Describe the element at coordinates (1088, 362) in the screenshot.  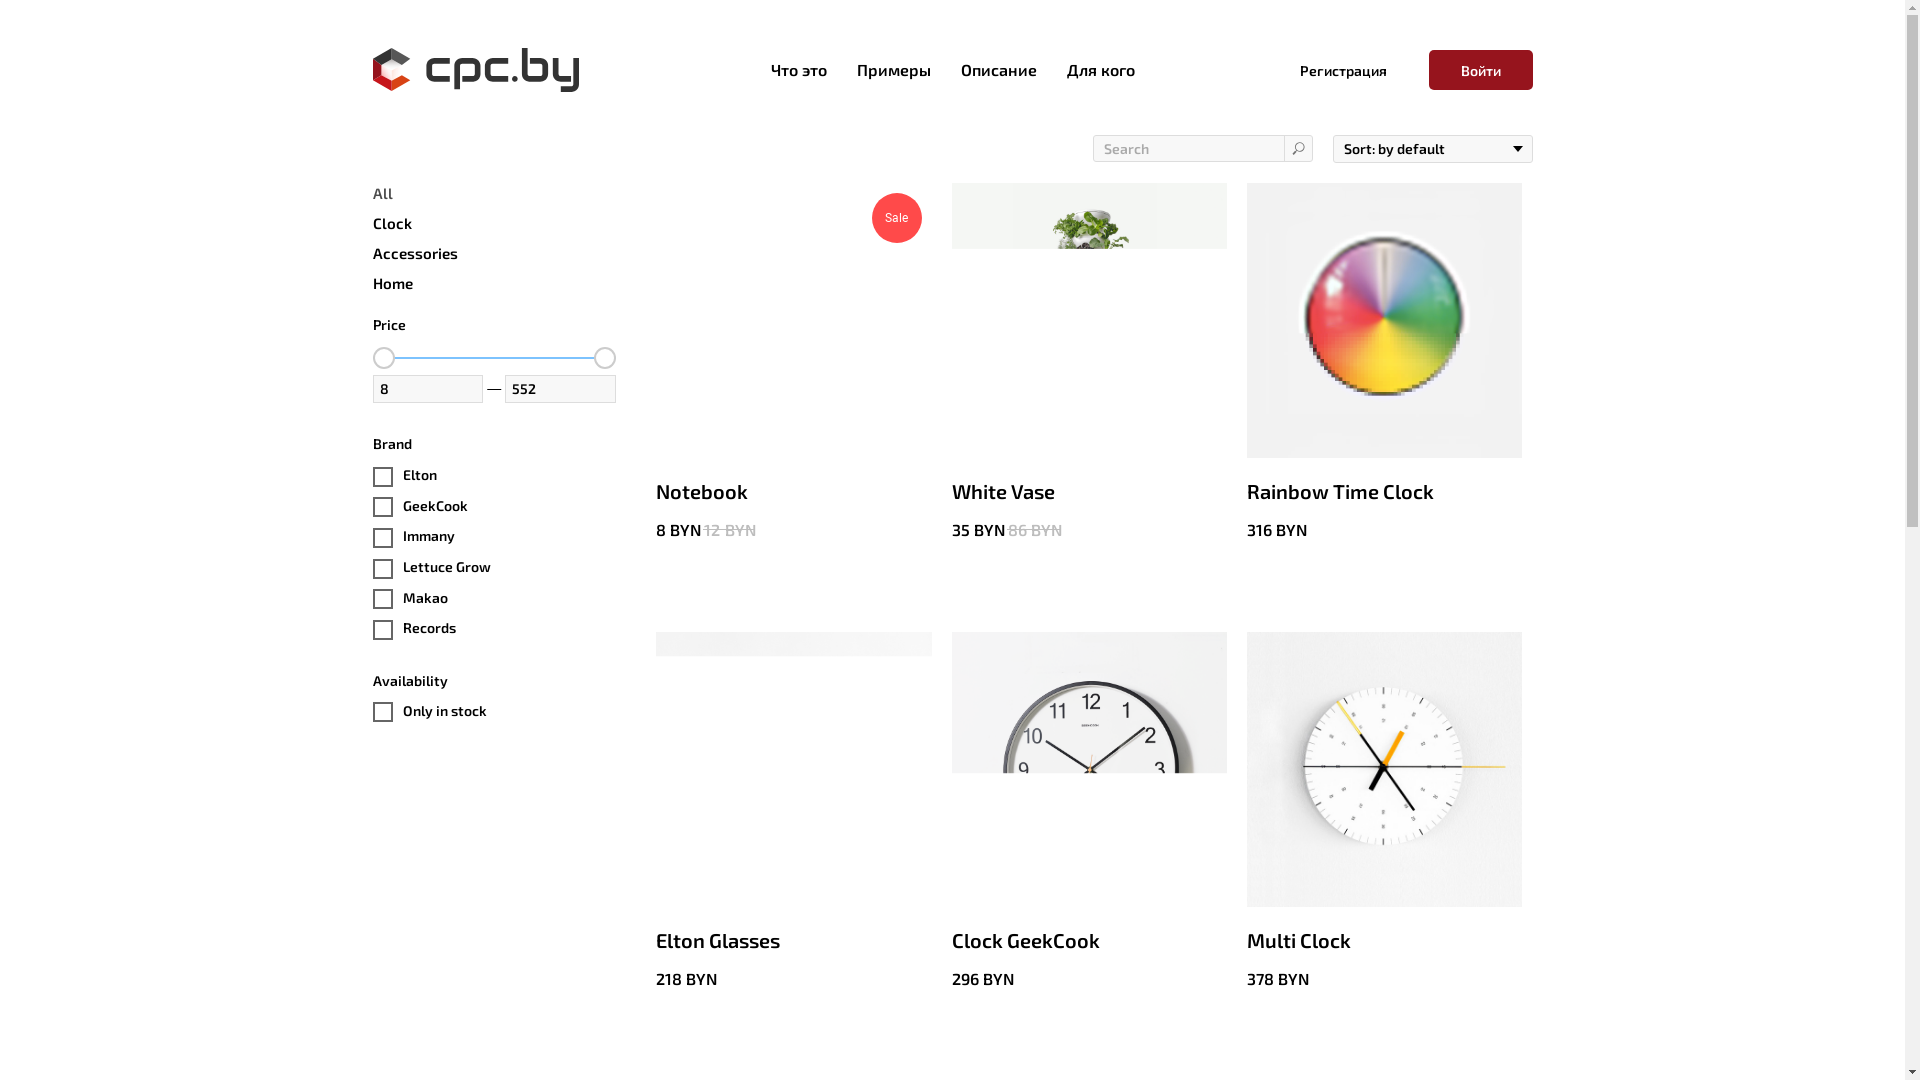
I see `'White Vase` at that location.